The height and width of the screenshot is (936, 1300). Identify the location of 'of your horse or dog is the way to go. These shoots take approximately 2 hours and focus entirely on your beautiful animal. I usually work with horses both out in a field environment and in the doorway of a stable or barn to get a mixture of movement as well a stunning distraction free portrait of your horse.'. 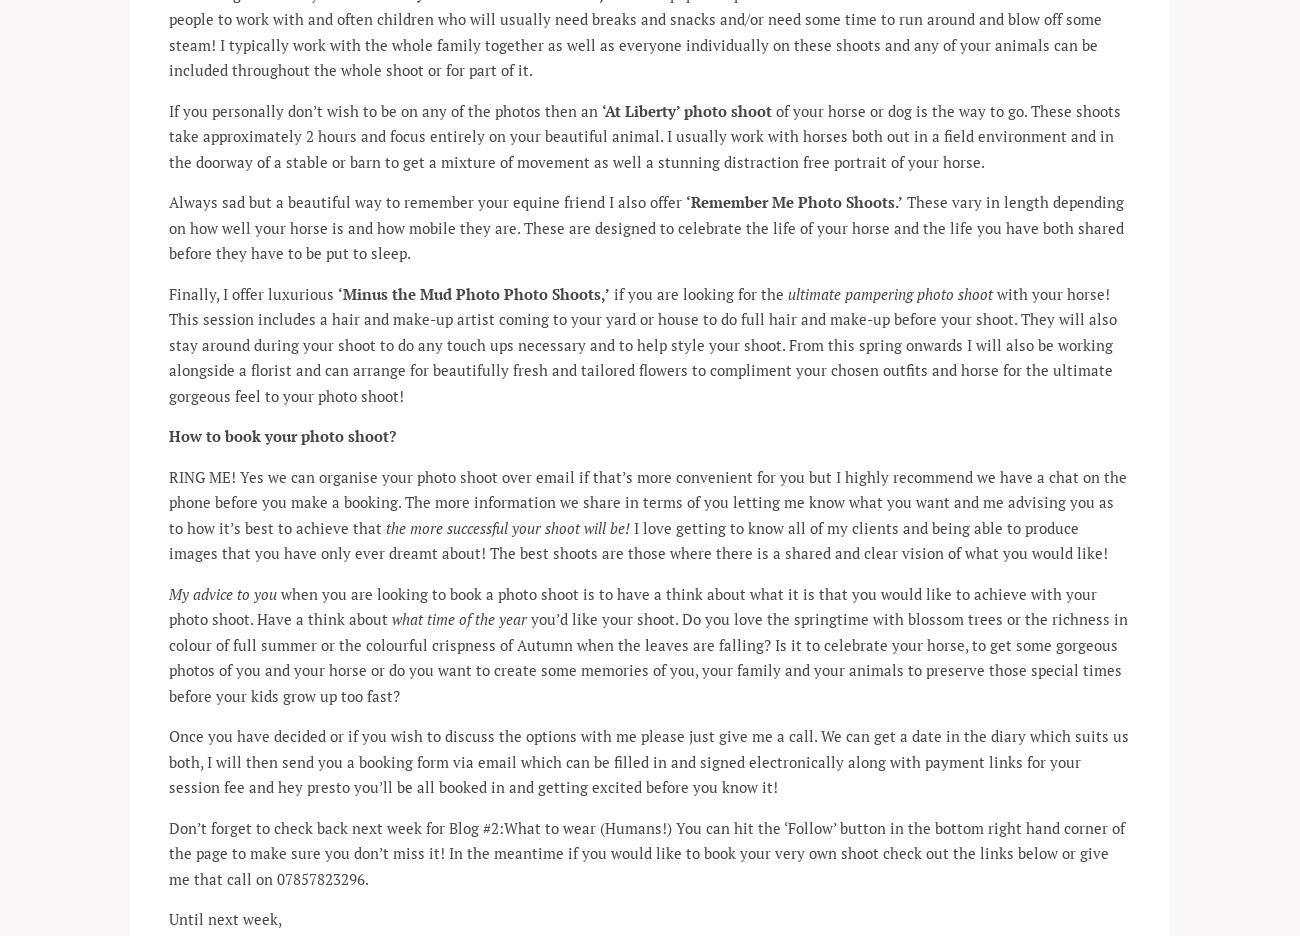
(645, 135).